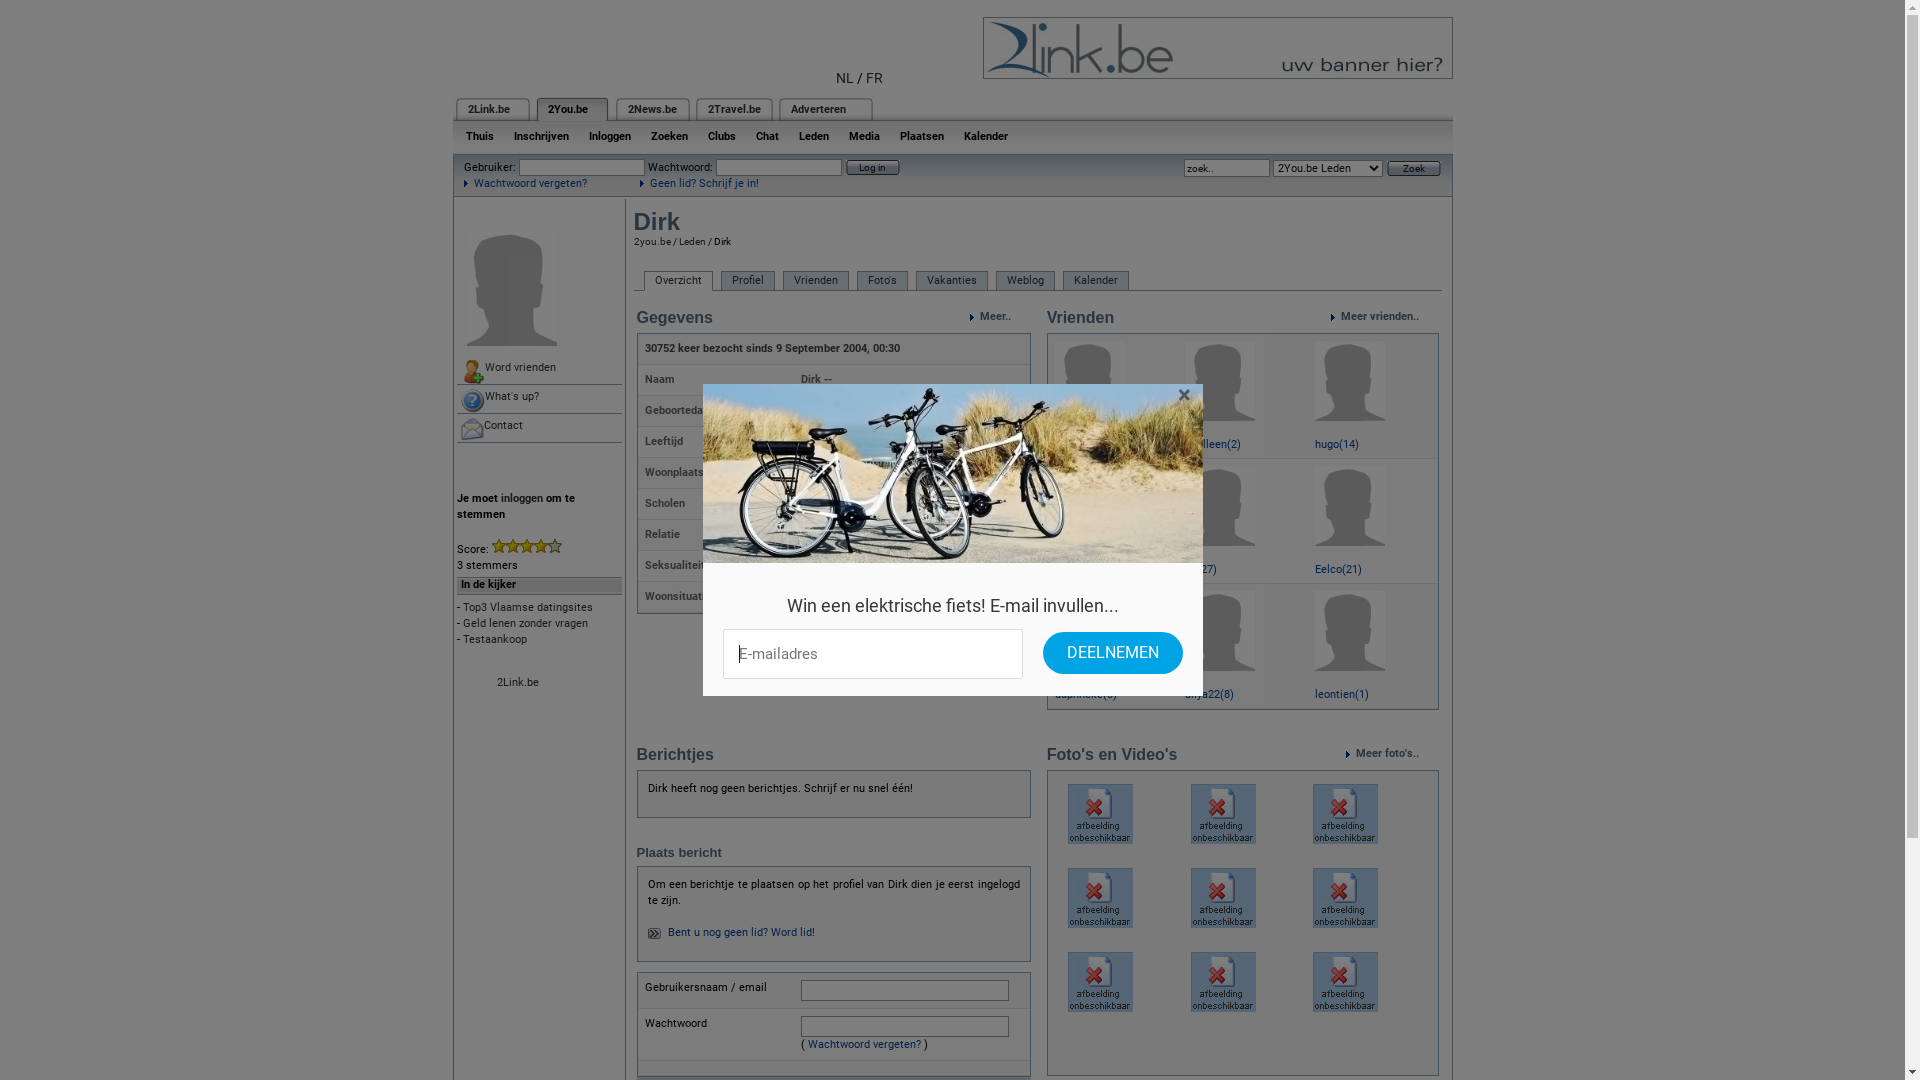 This screenshot has height=1080, width=1920. I want to click on 'inloggen', so click(521, 497).